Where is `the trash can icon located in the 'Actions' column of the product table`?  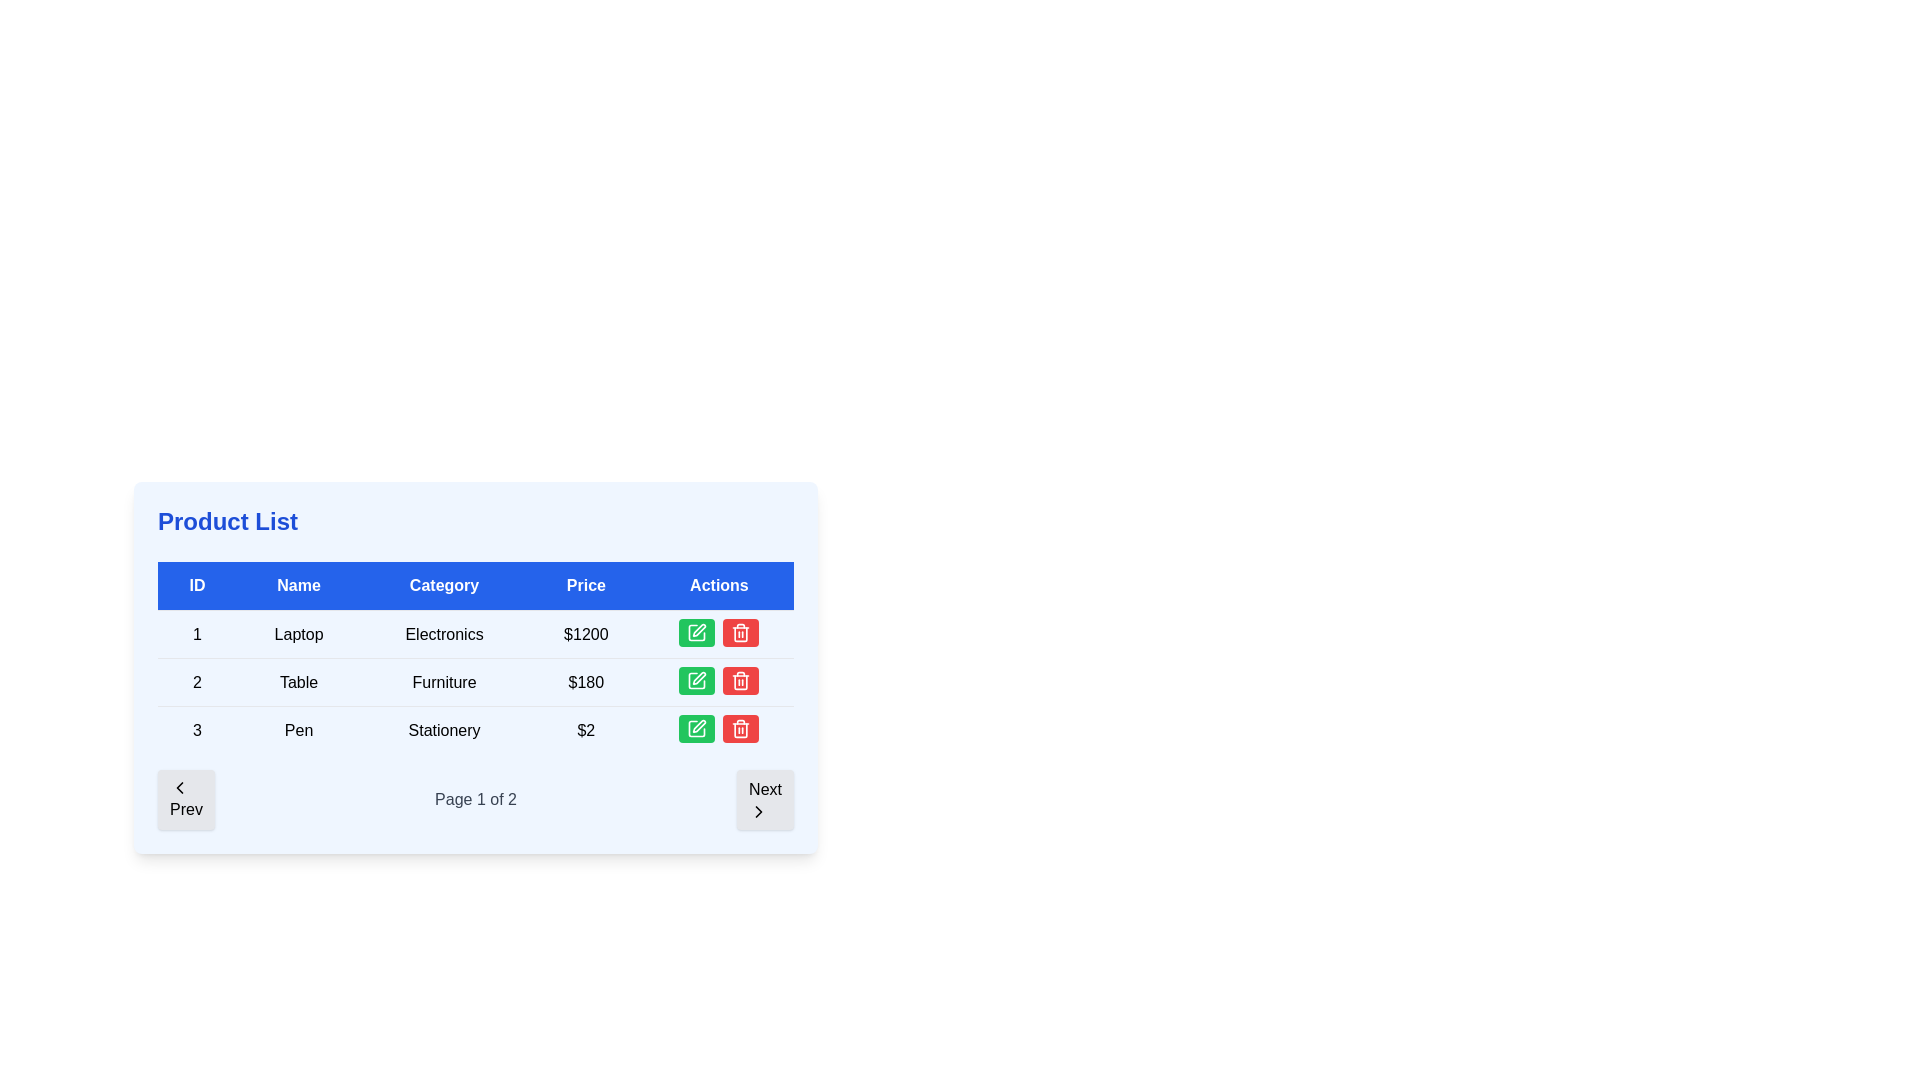
the trash can icon located in the 'Actions' column of the product table is located at coordinates (740, 681).